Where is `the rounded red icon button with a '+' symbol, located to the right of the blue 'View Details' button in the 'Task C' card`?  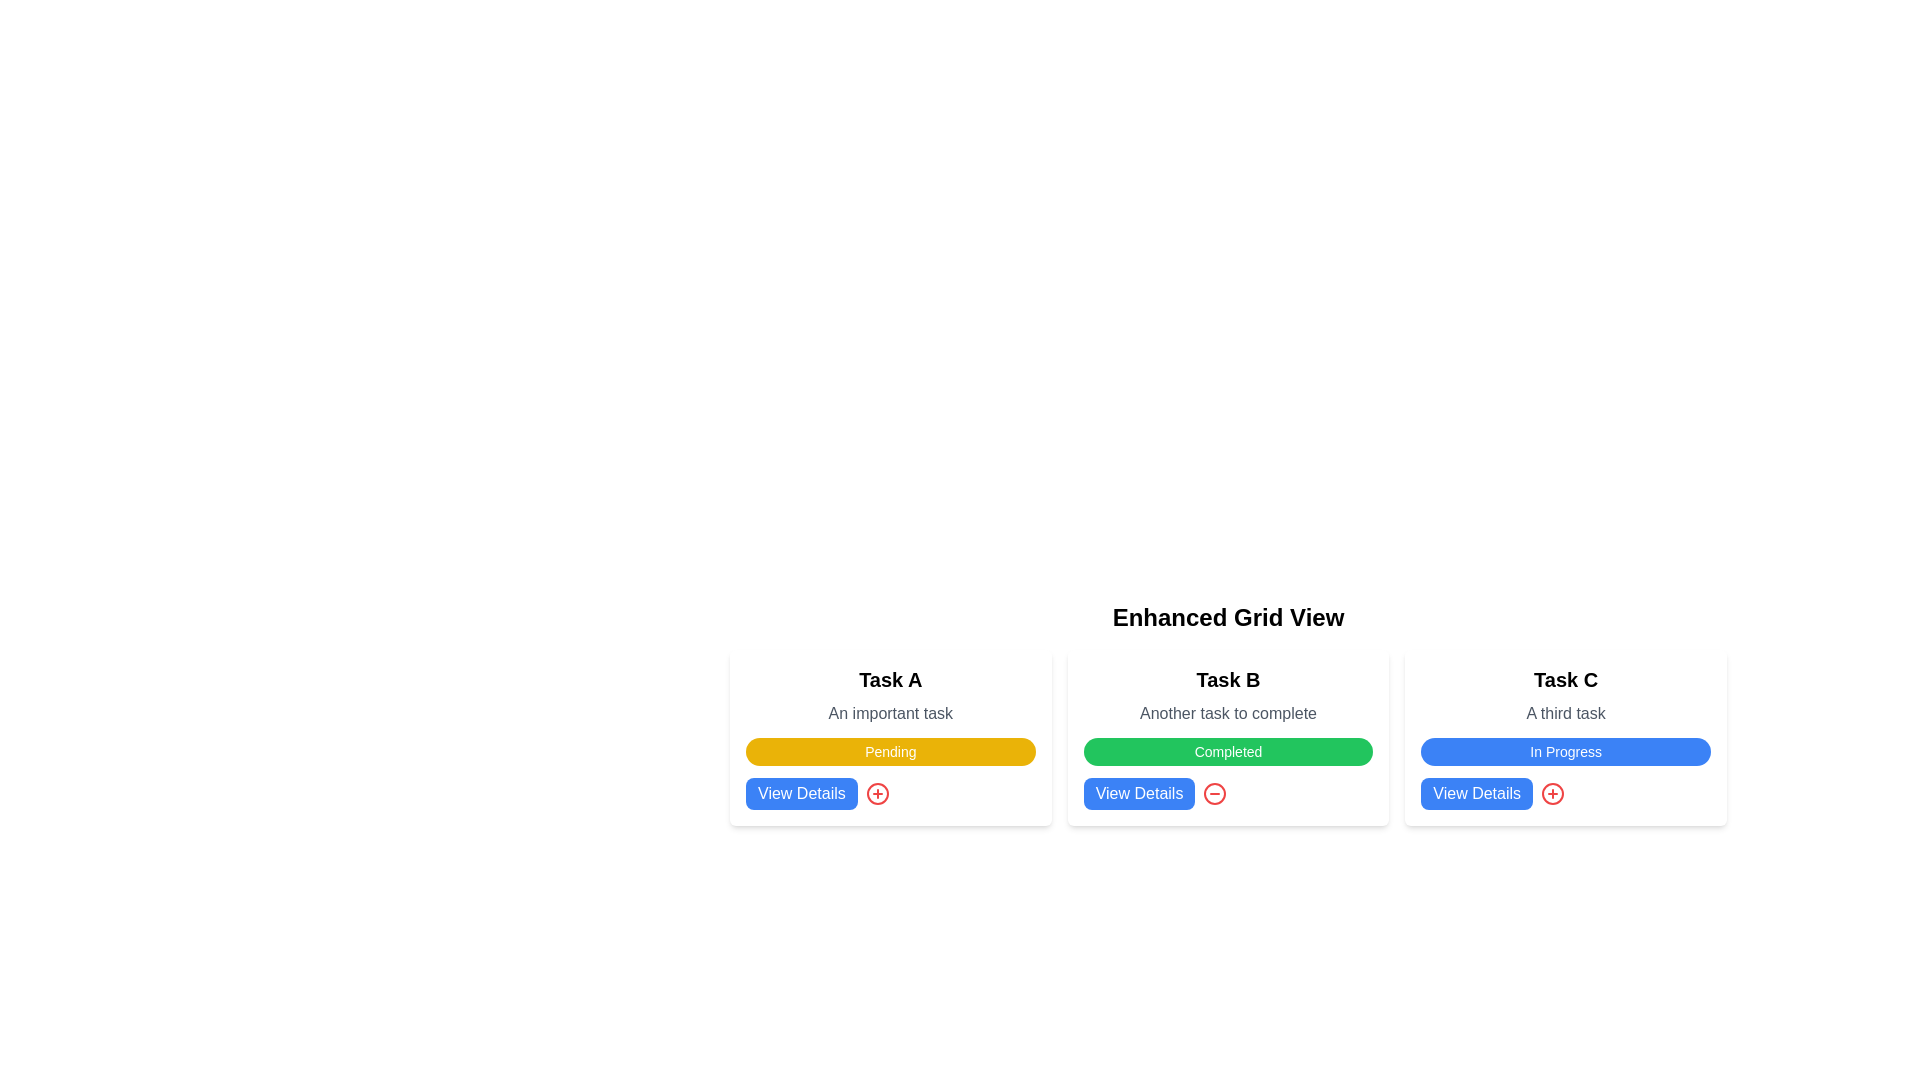 the rounded red icon button with a '+' symbol, located to the right of the blue 'View Details' button in the 'Task C' card is located at coordinates (1565, 793).